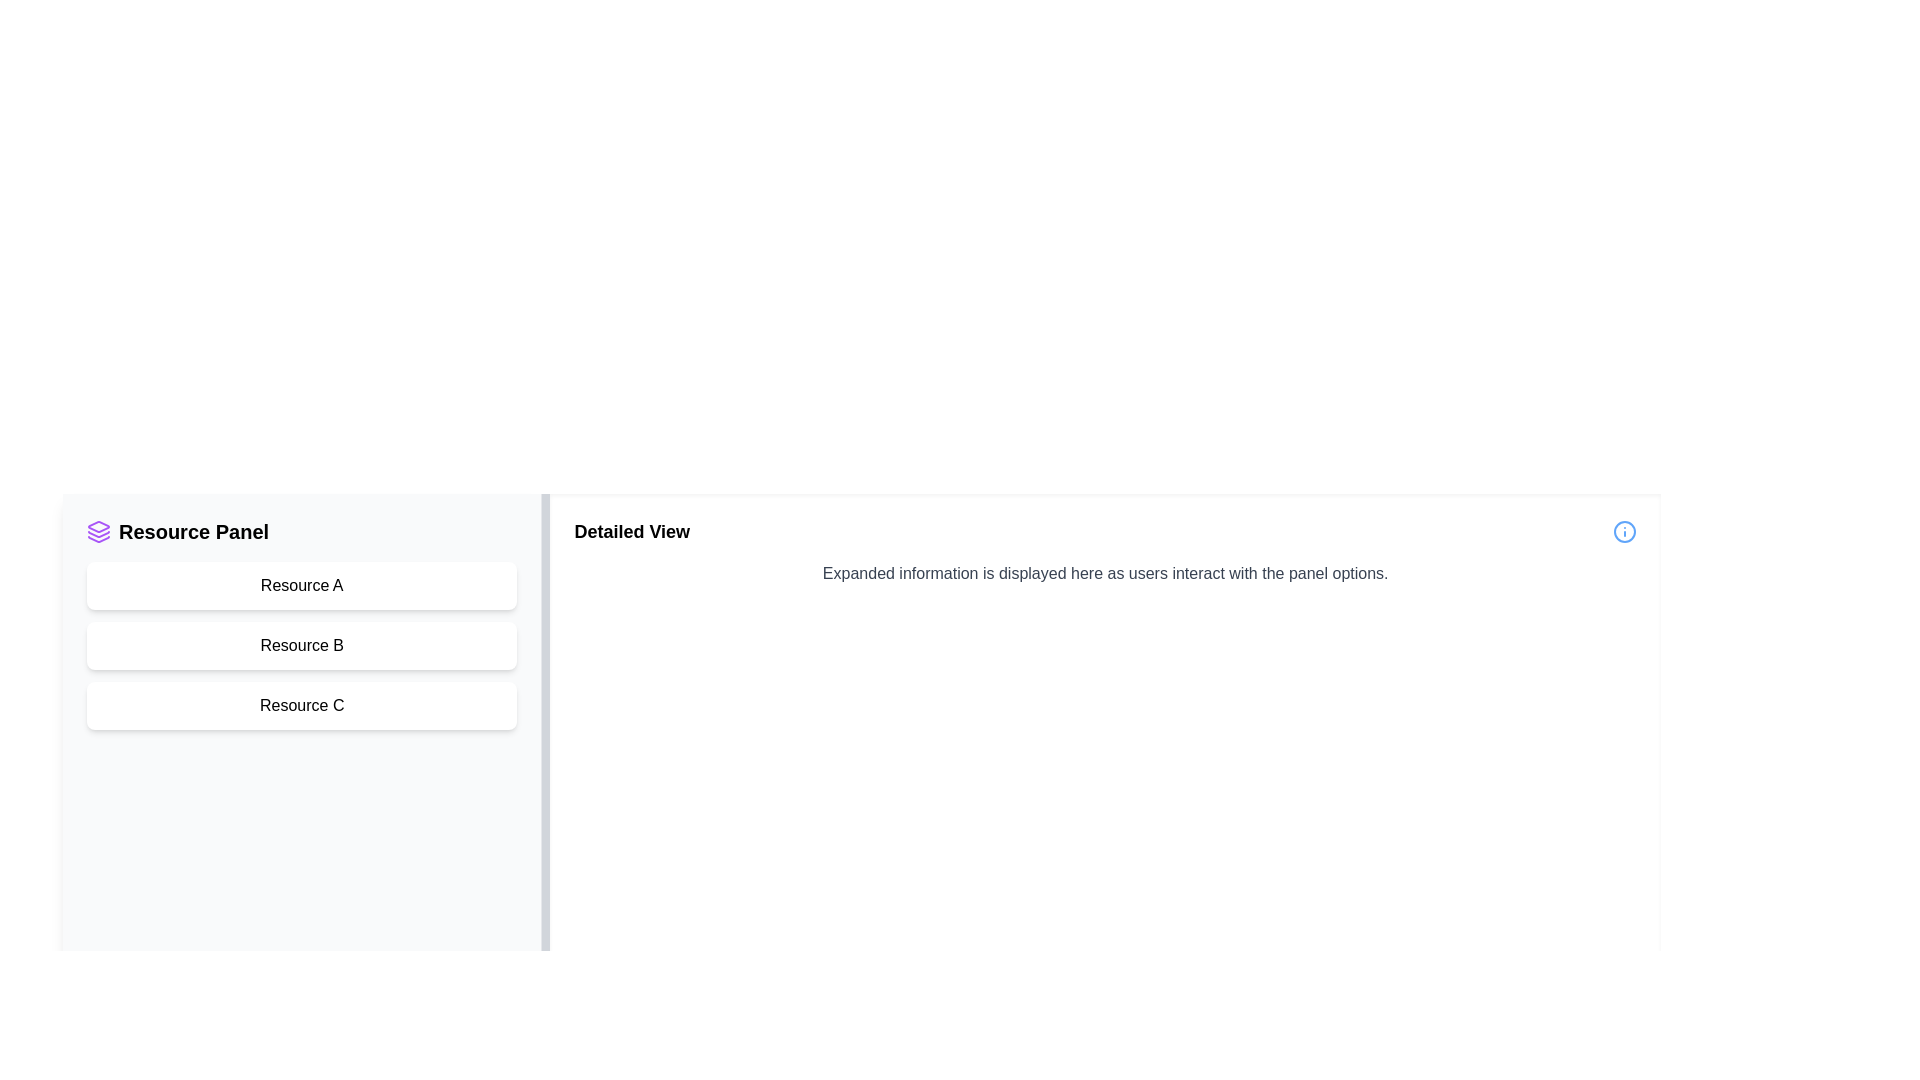  What do you see at coordinates (98, 533) in the screenshot?
I see `the second layered shape of the Graphical Icon Component that signifies the 'Resource Panel' section` at bounding box center [98, 533].